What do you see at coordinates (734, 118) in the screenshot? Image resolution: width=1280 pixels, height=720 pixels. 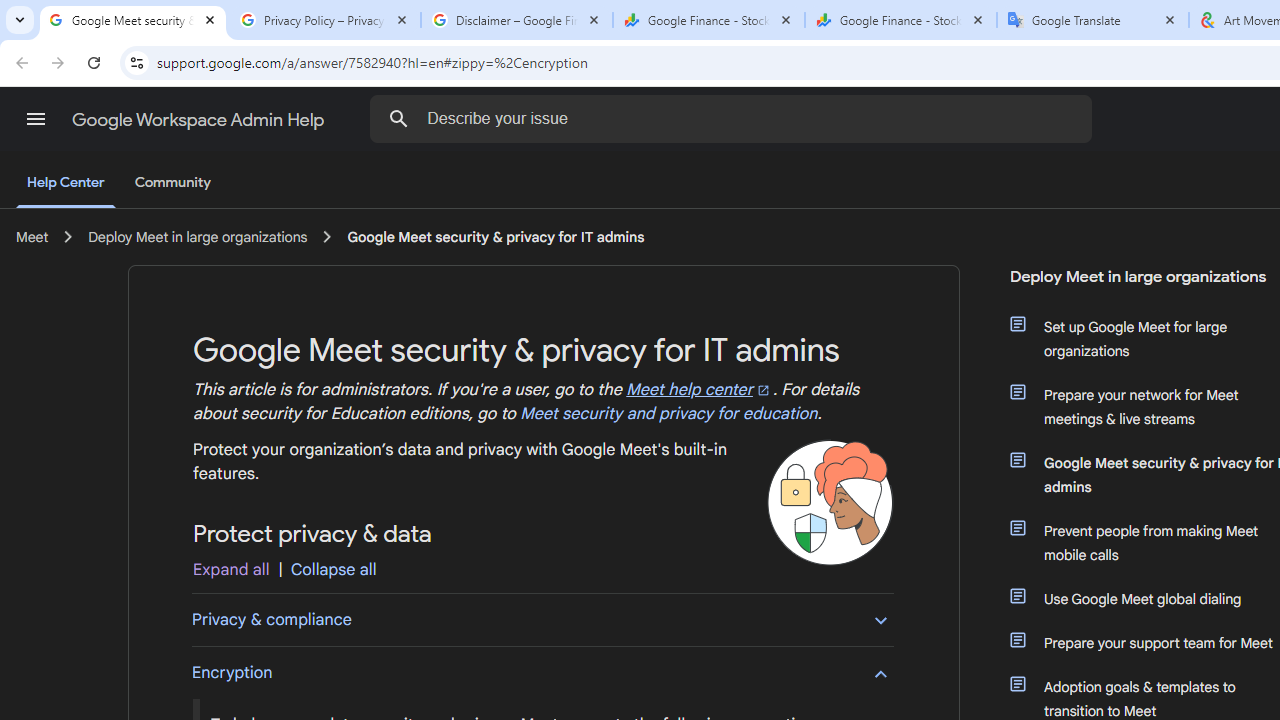 I see `'Describe your issue'` at bounding box center [734, 118].